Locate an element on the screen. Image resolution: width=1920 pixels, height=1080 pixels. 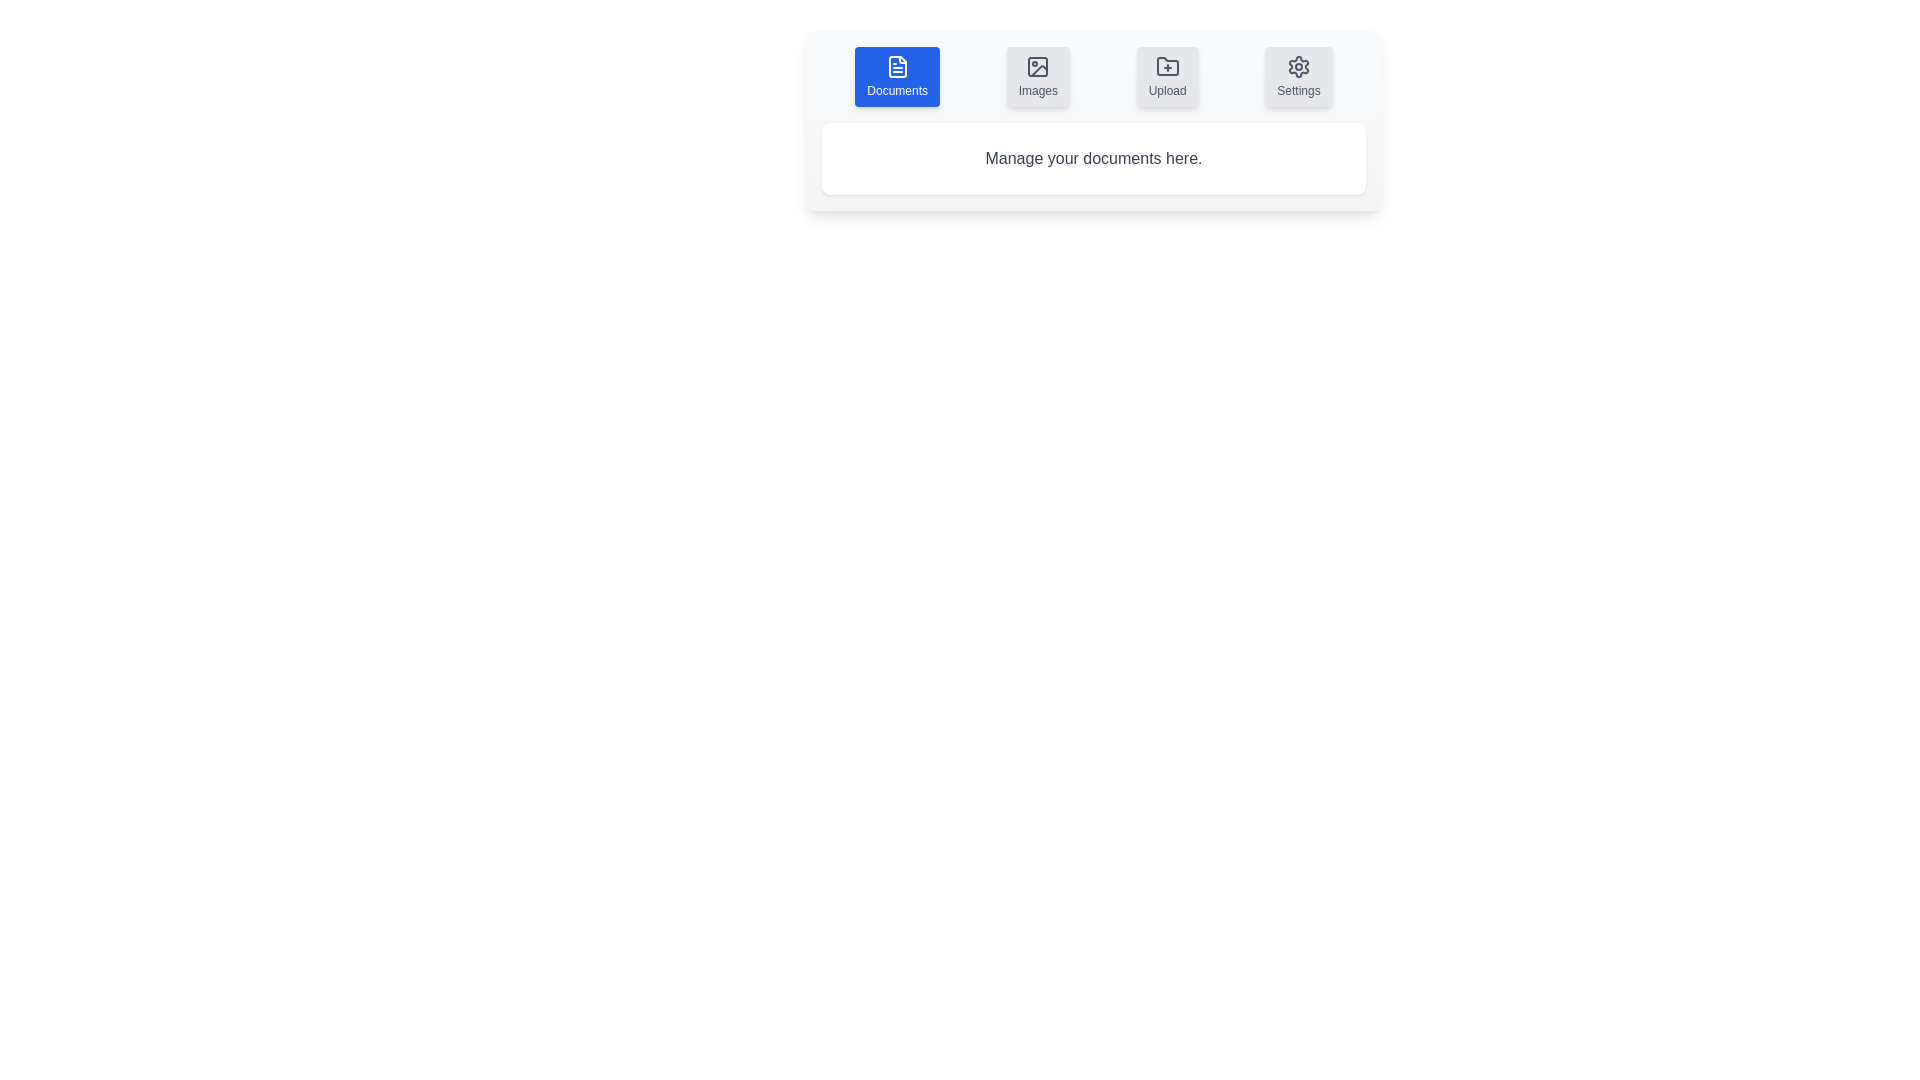
the tab button corresponding to Images to switch to that tab is located at coordinates (1038, 76).